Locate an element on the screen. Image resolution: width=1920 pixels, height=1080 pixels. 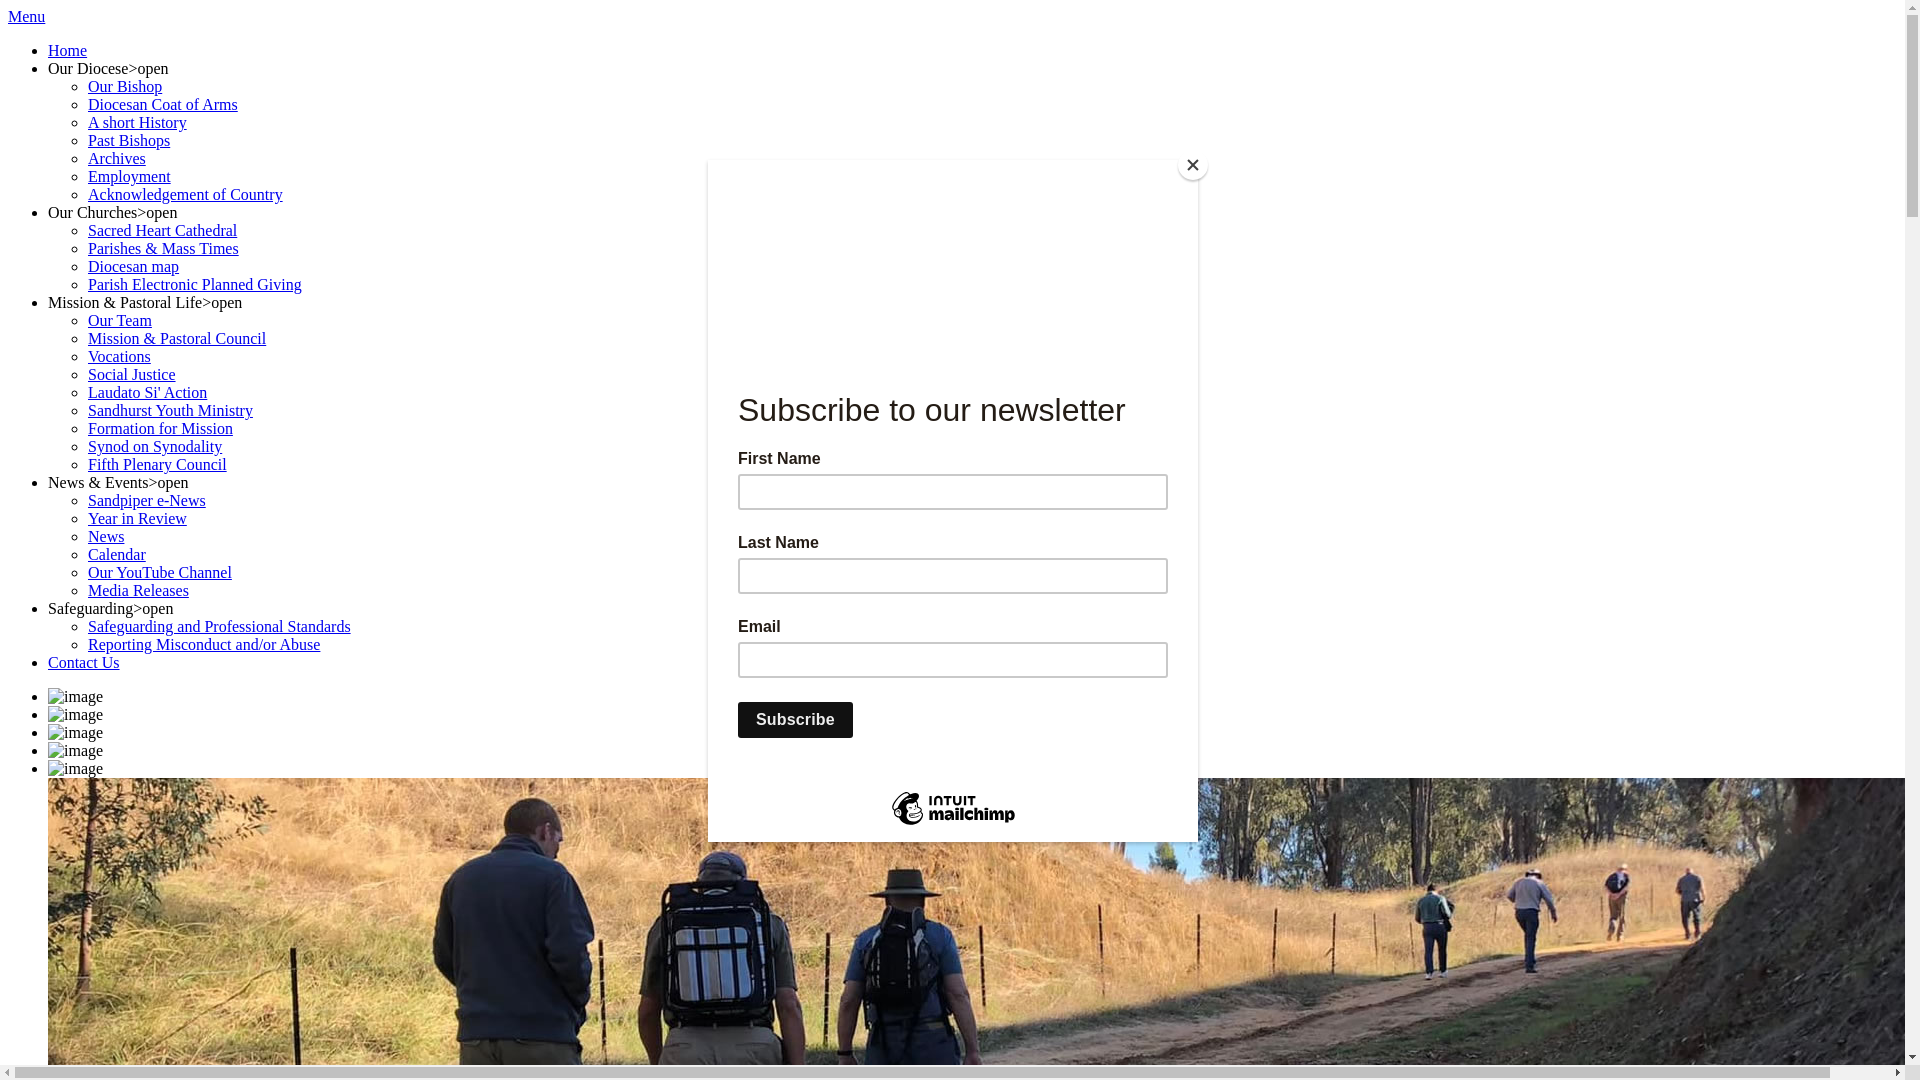
'Synod on Synodality' is located at coordinates (153, 445).